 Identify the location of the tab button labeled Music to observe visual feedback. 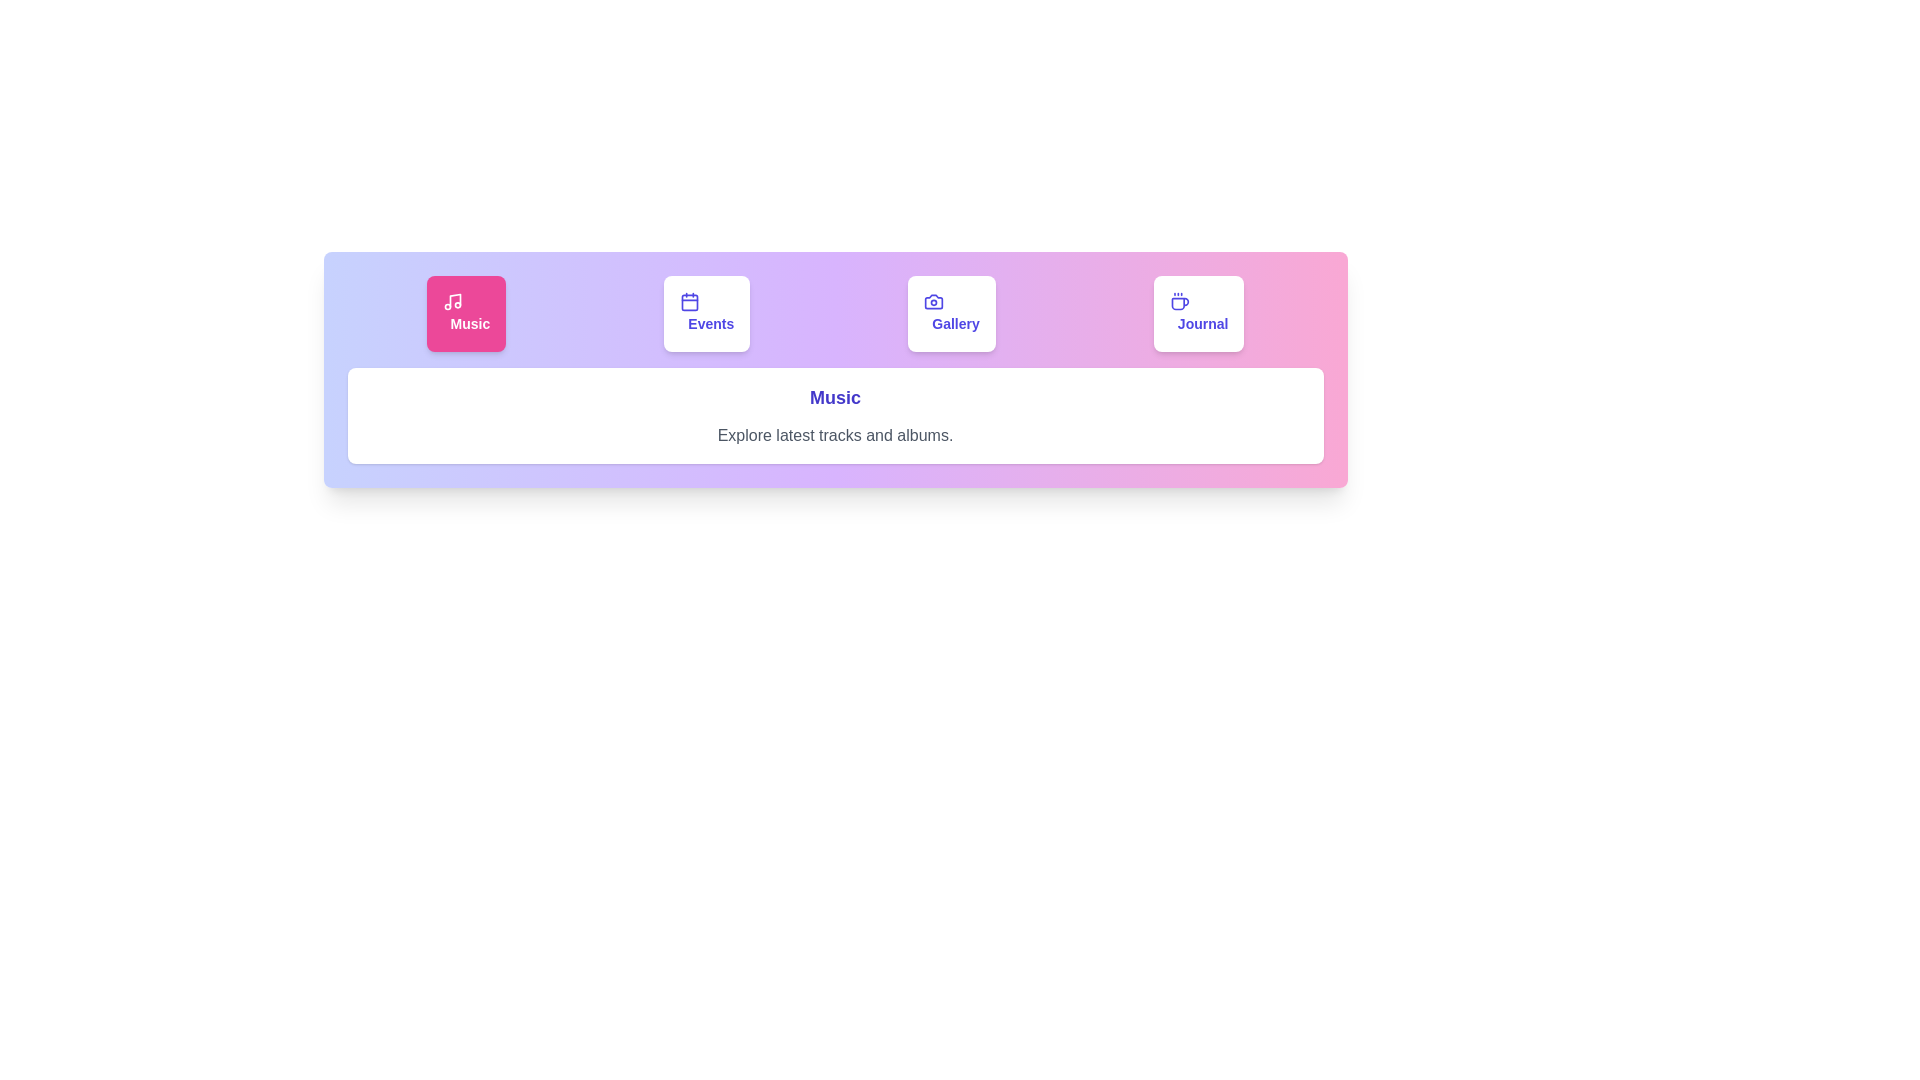
(465, 313).